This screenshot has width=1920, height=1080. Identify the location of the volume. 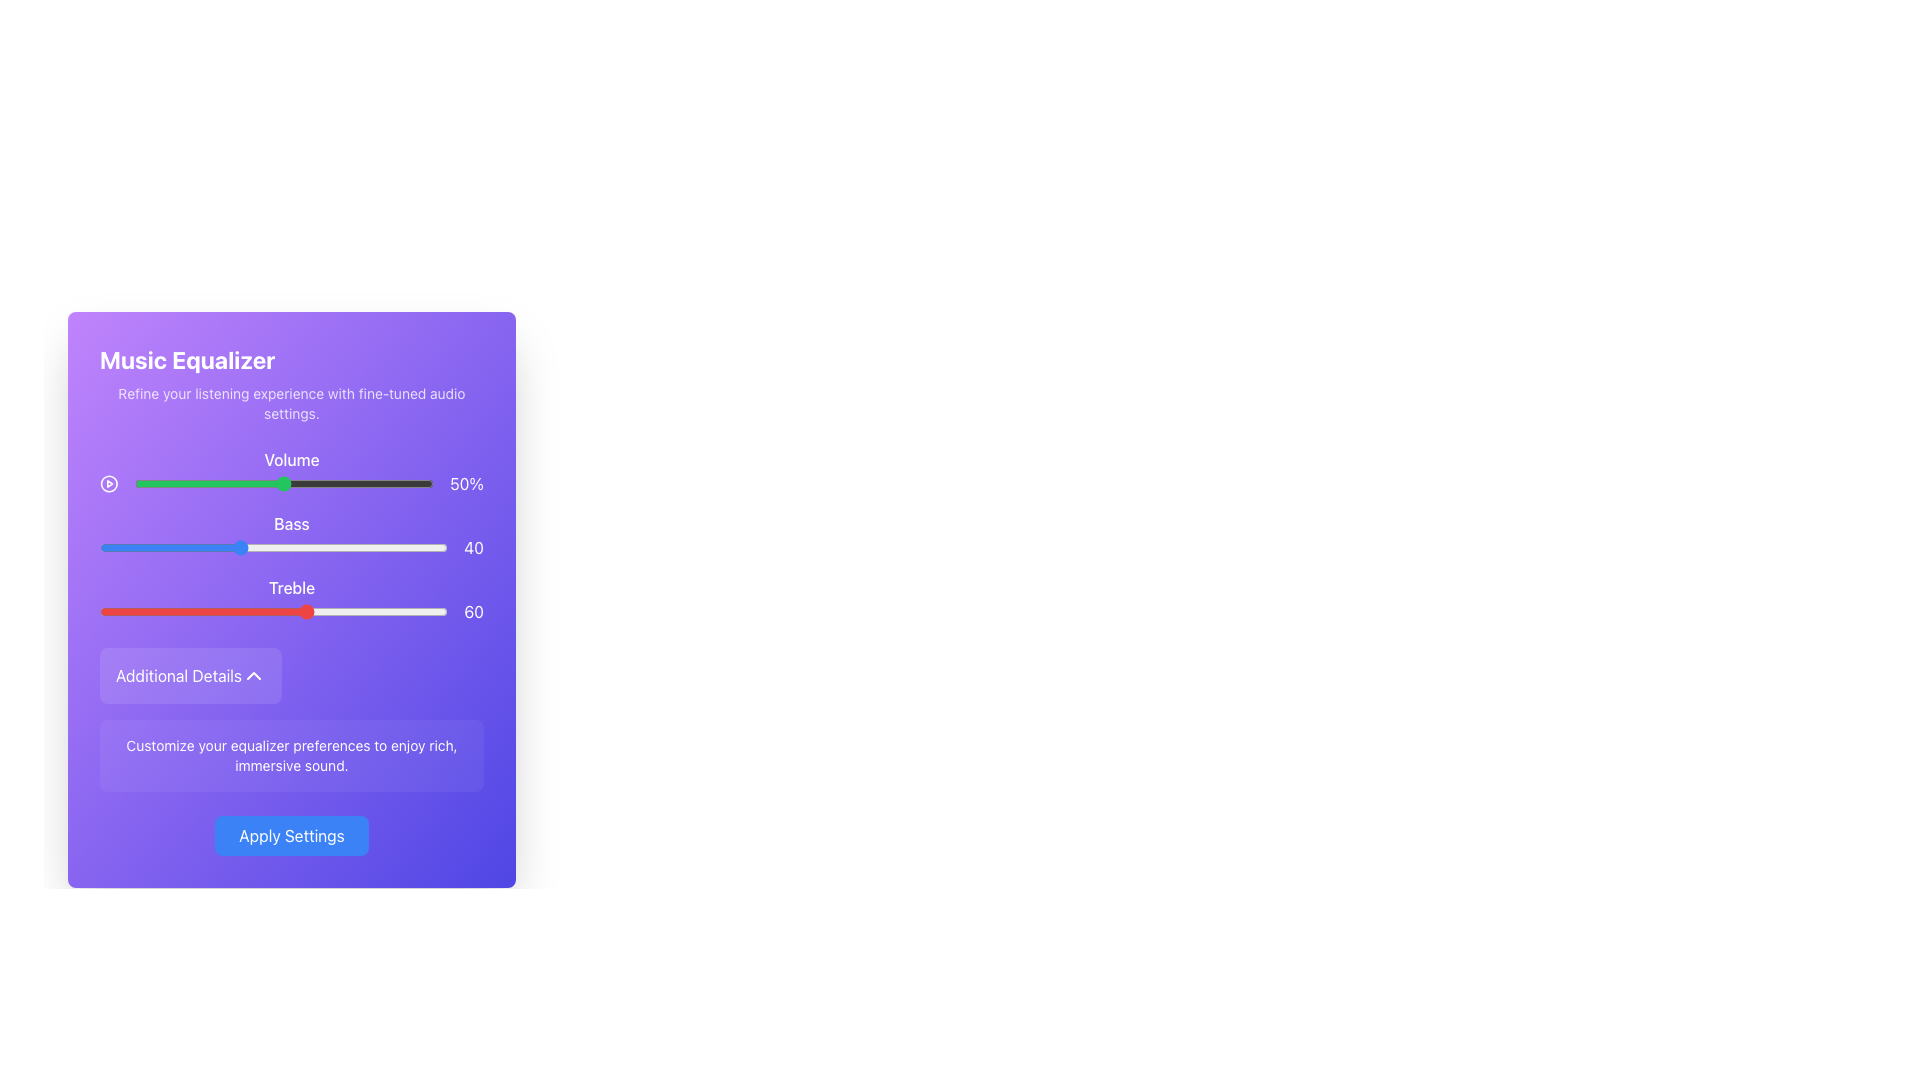
(224, 483).